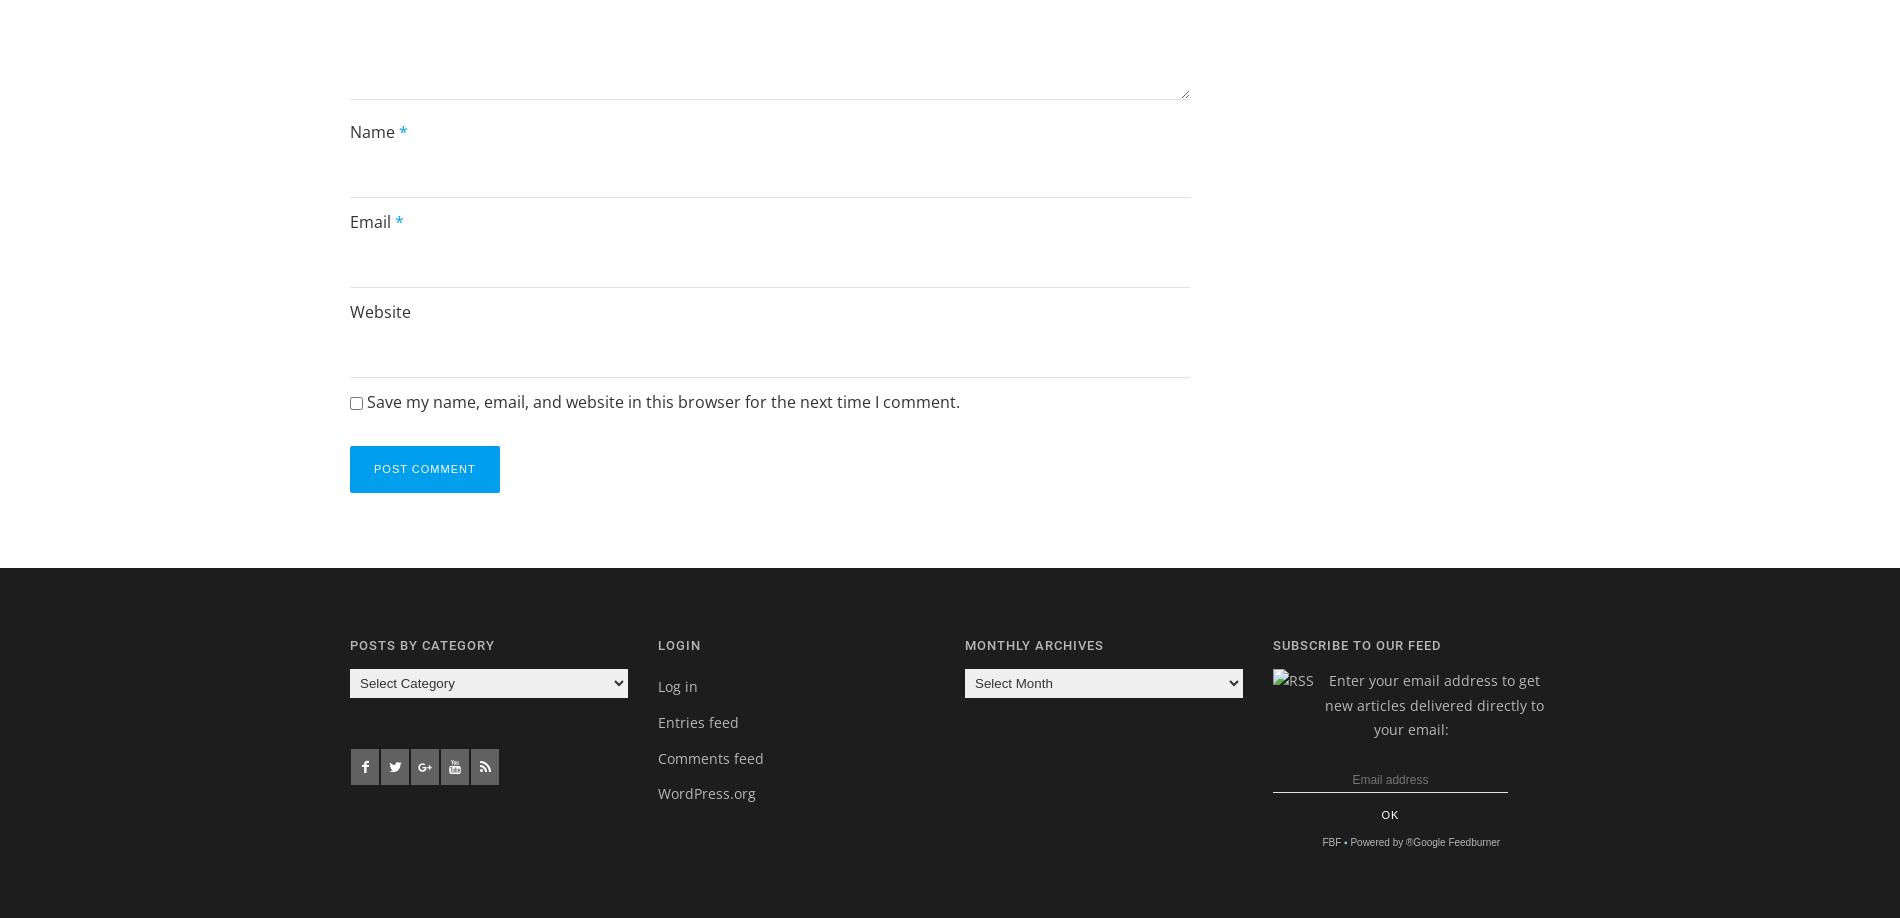 The image size is (1900, 918). Describe the element at coordinates (676, 686) in the screenshot. I see `'Log in'` at that location.